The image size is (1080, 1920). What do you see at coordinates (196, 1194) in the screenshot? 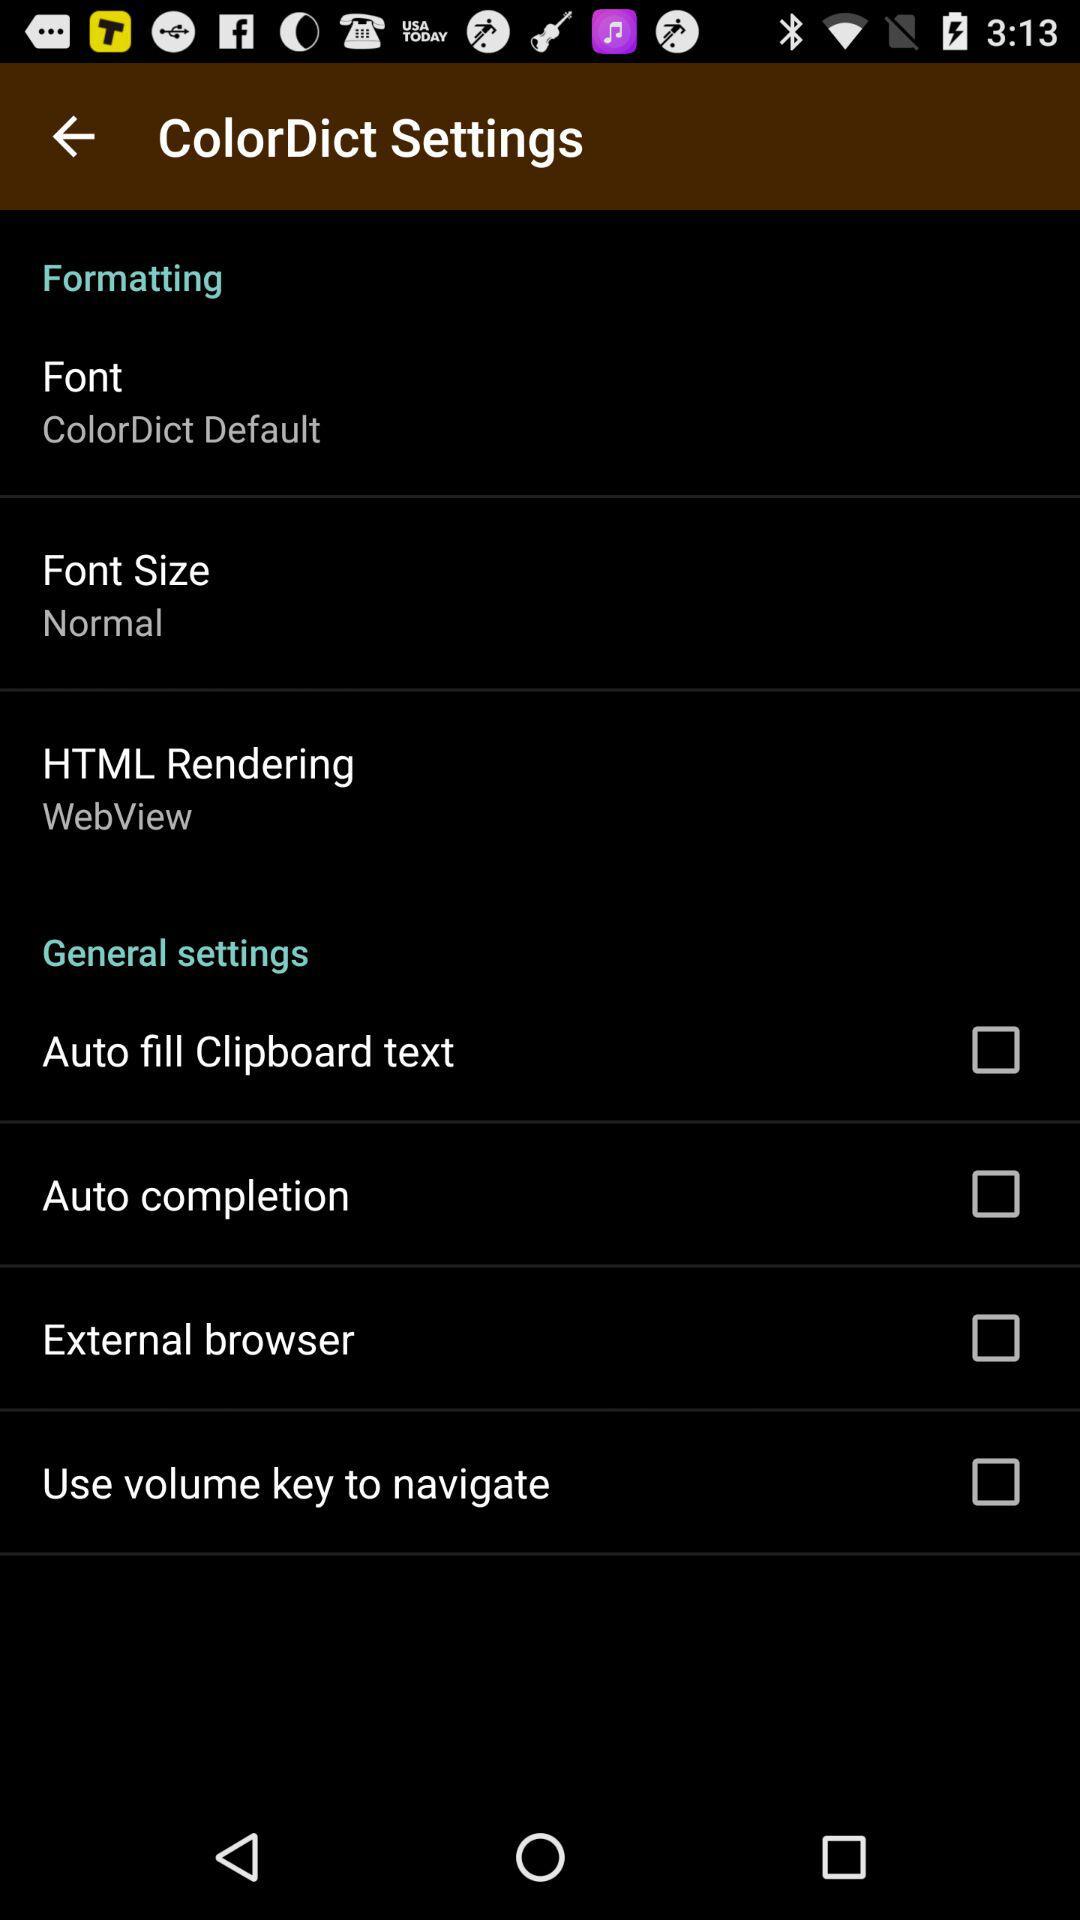
I see `the auto completion icon` at bounding box center [196, 1194].